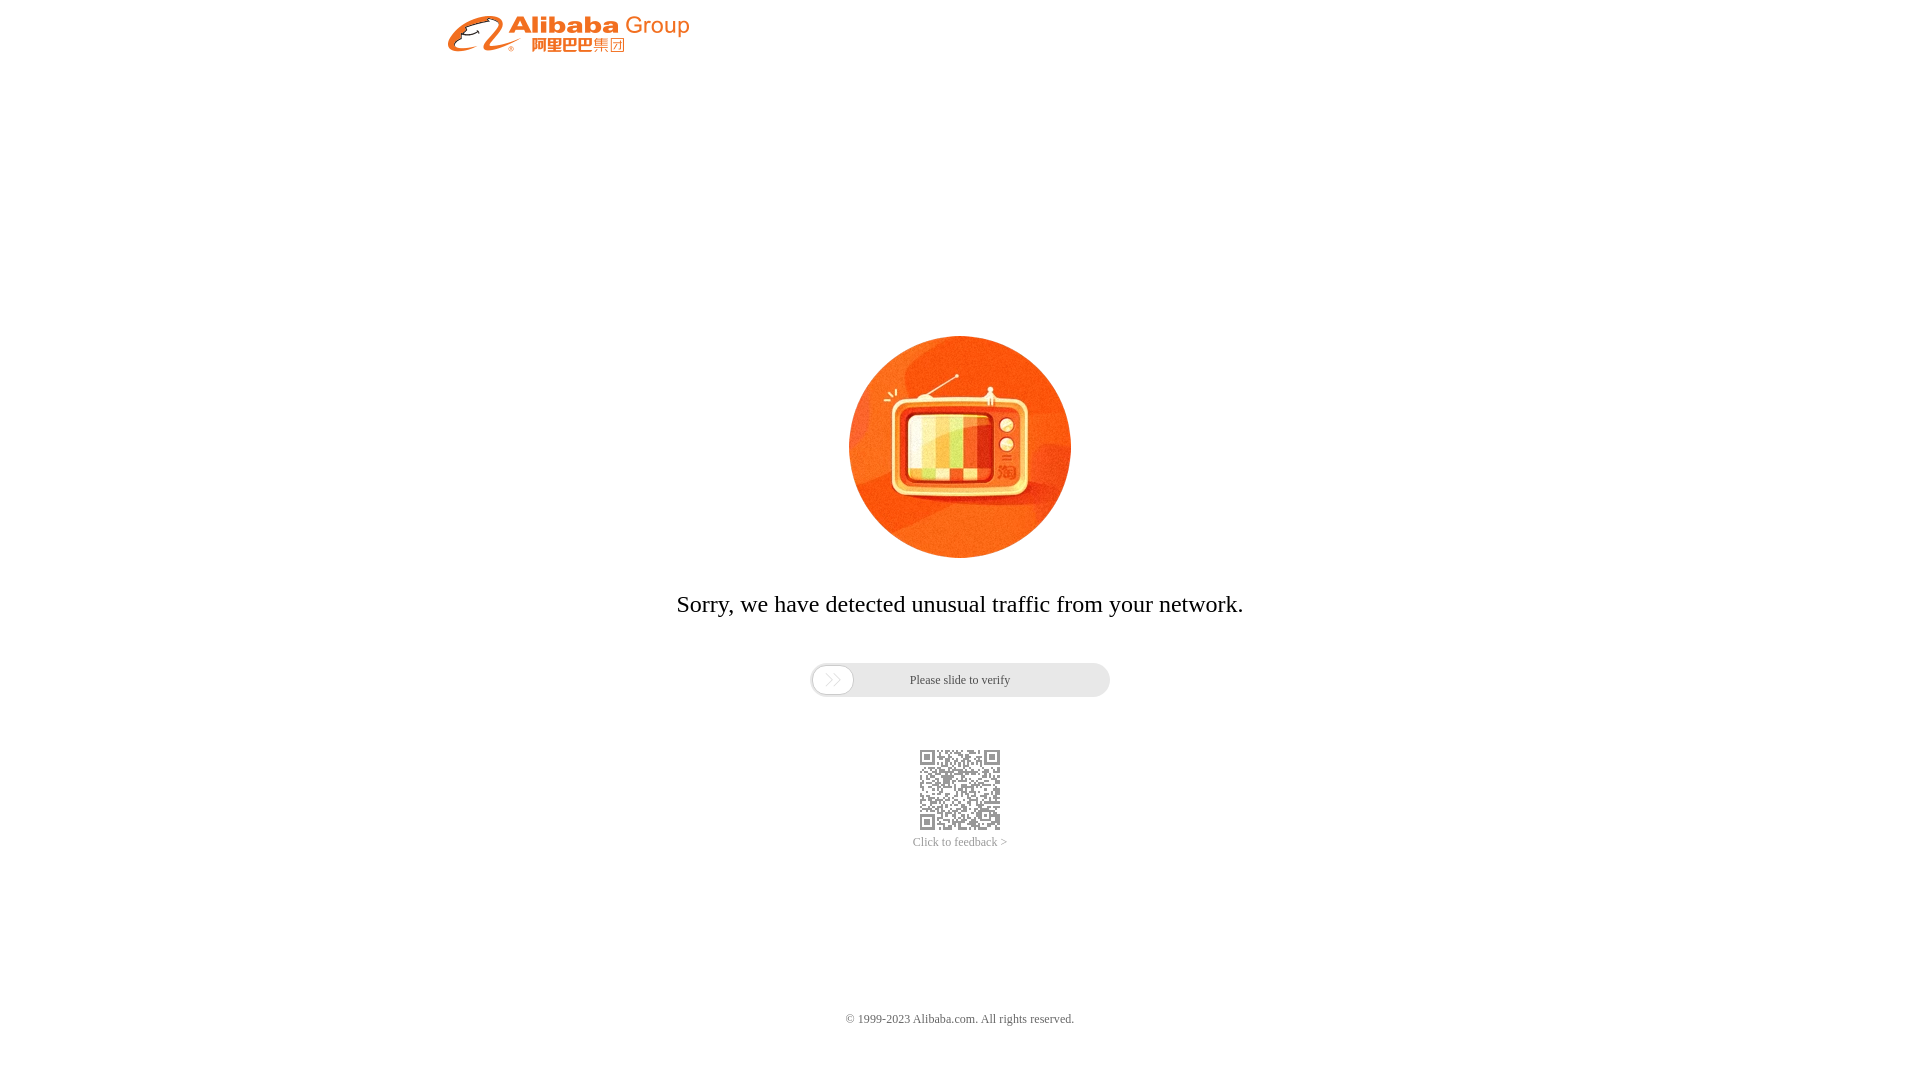  I want to click on 'Click to feedback >', so click(960, 842).